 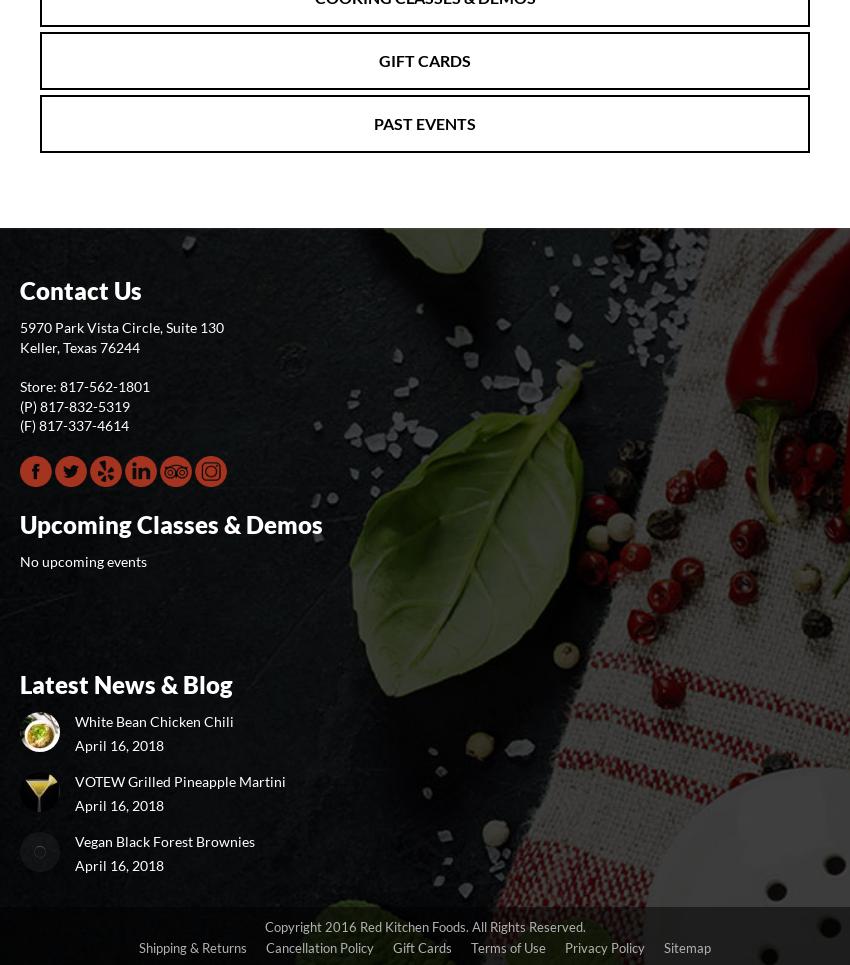 I want to click on 'Terms of Use', so click(x=508, y=948).